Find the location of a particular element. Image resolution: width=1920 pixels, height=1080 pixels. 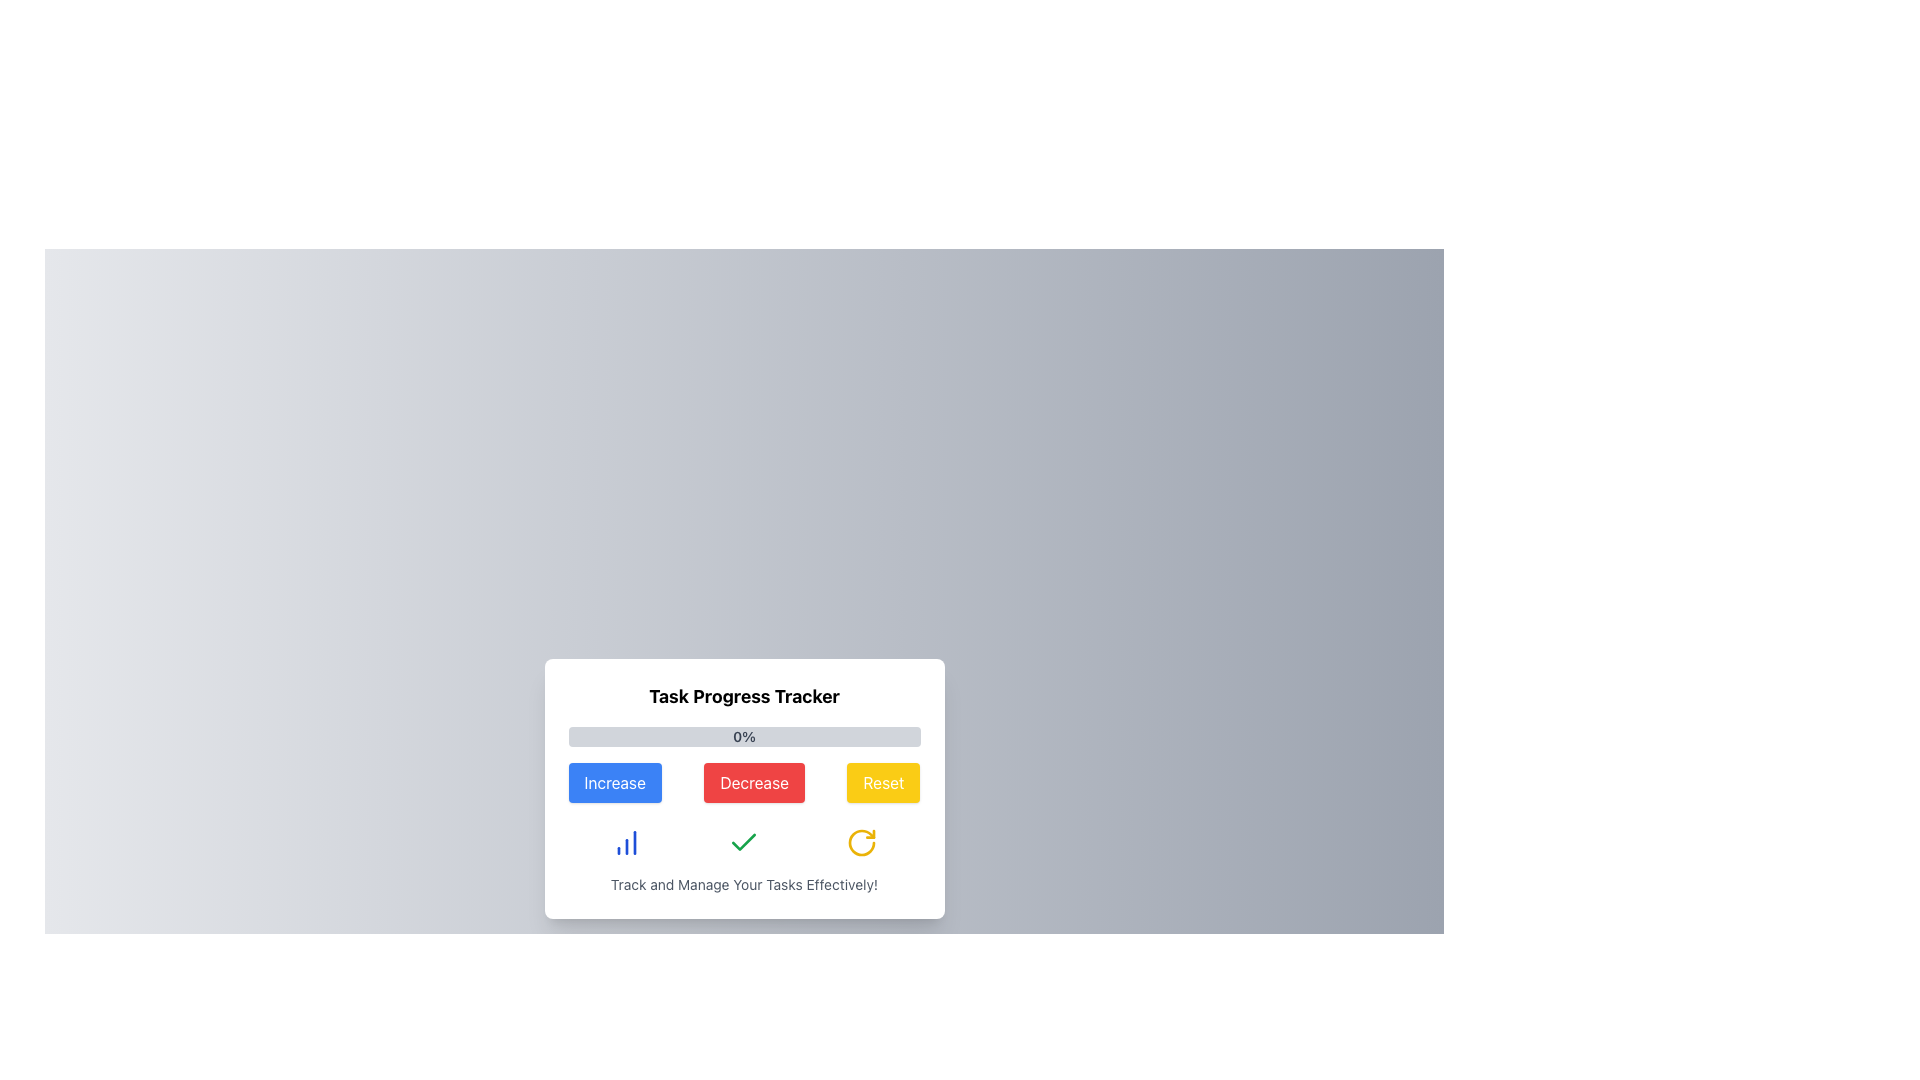

the green checkmark icon located in the lower section of the interface, positioned between the blue bar chart icon and the yellow circular arrow icon is located at coordinates (743, 843).